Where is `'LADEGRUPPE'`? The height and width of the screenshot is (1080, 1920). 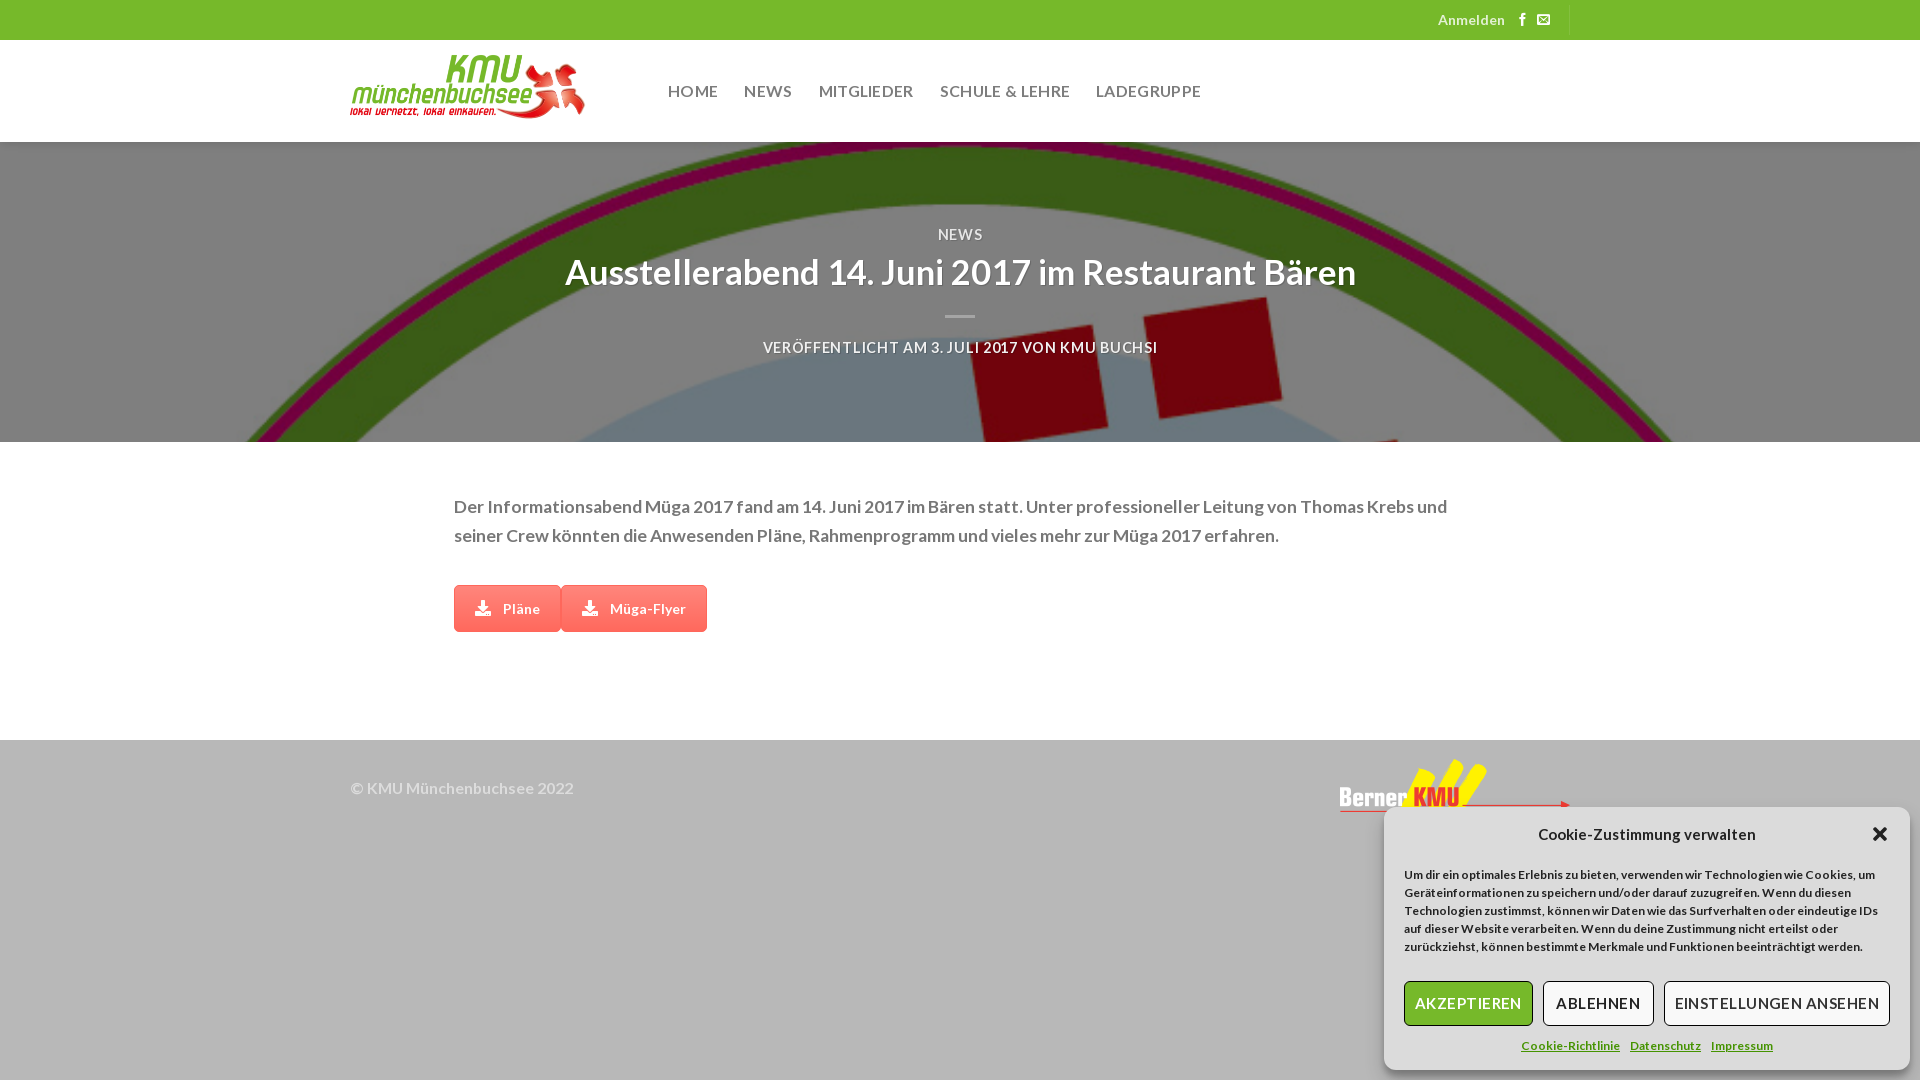 'LADEGRUPPE' is located at coordinates (1094, 91).